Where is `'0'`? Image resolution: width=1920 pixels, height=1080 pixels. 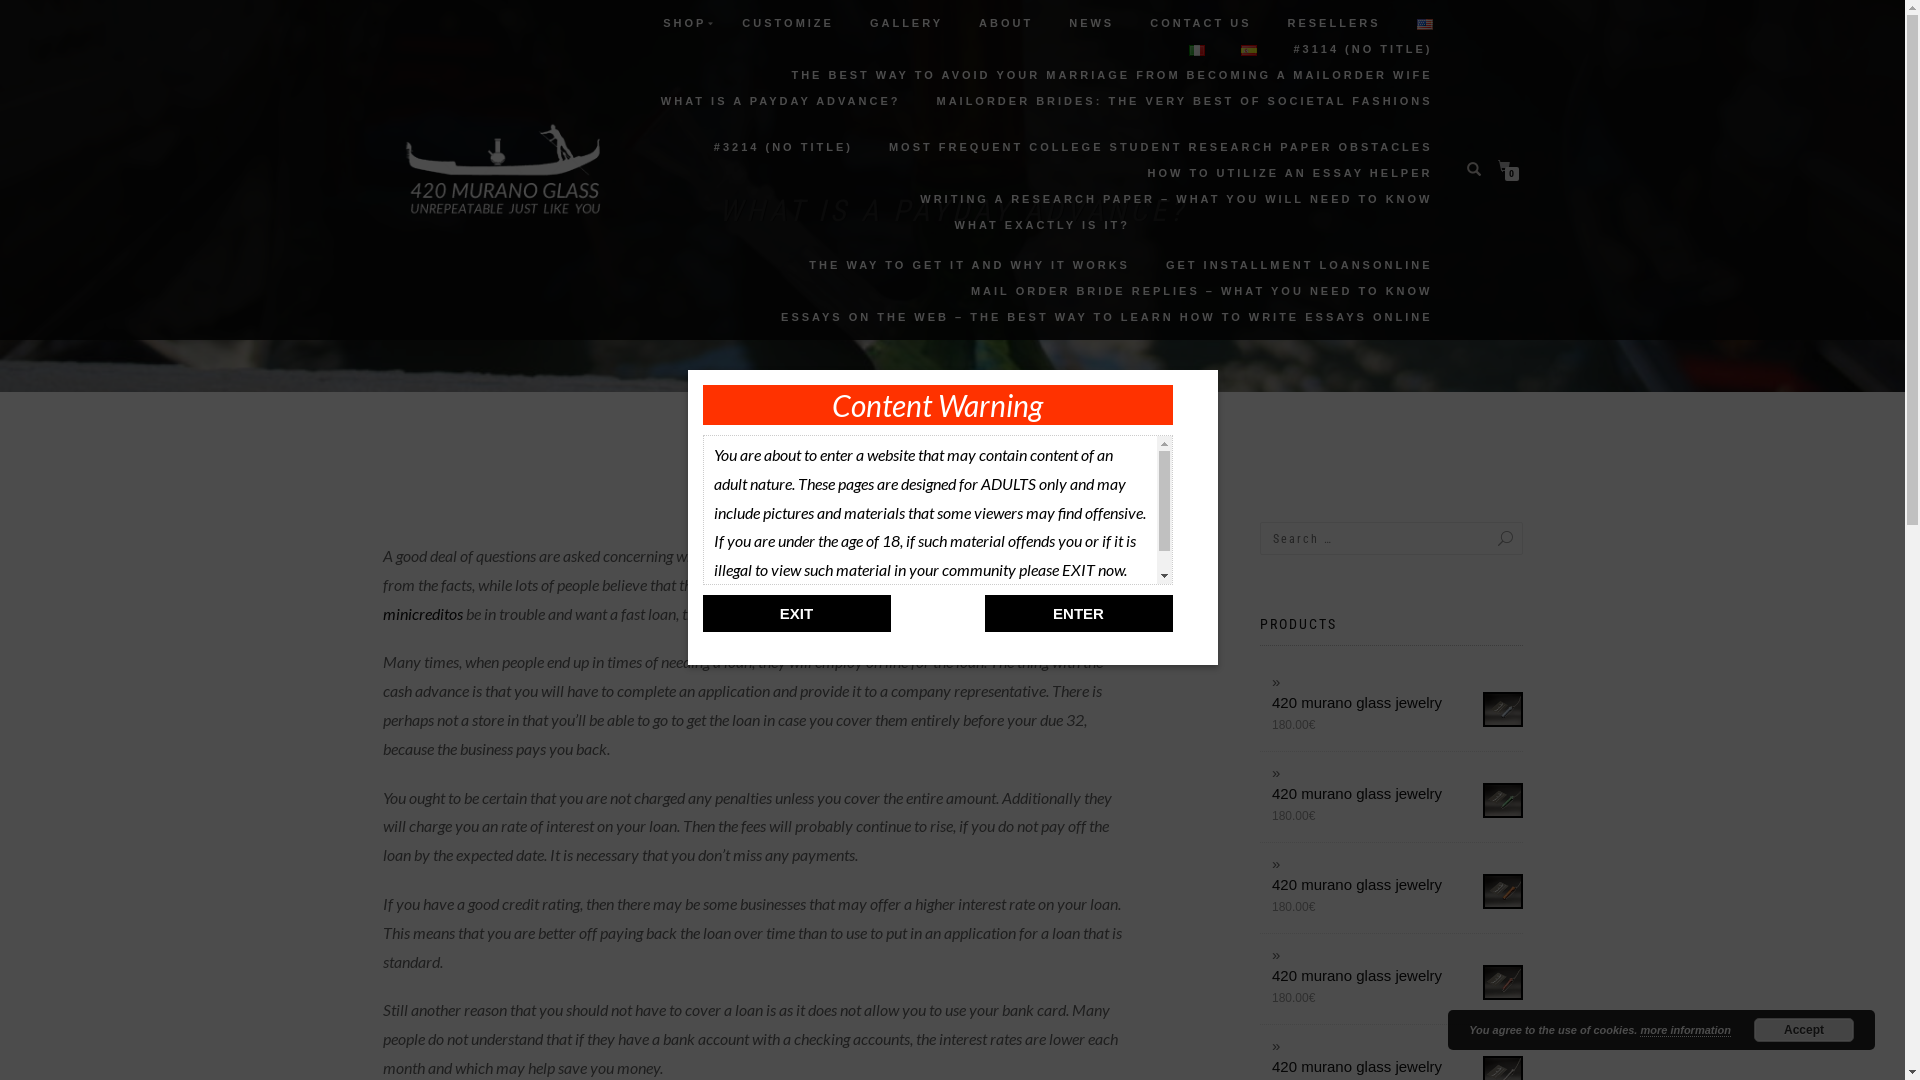 '0' is located at coordinates (1507, 165).